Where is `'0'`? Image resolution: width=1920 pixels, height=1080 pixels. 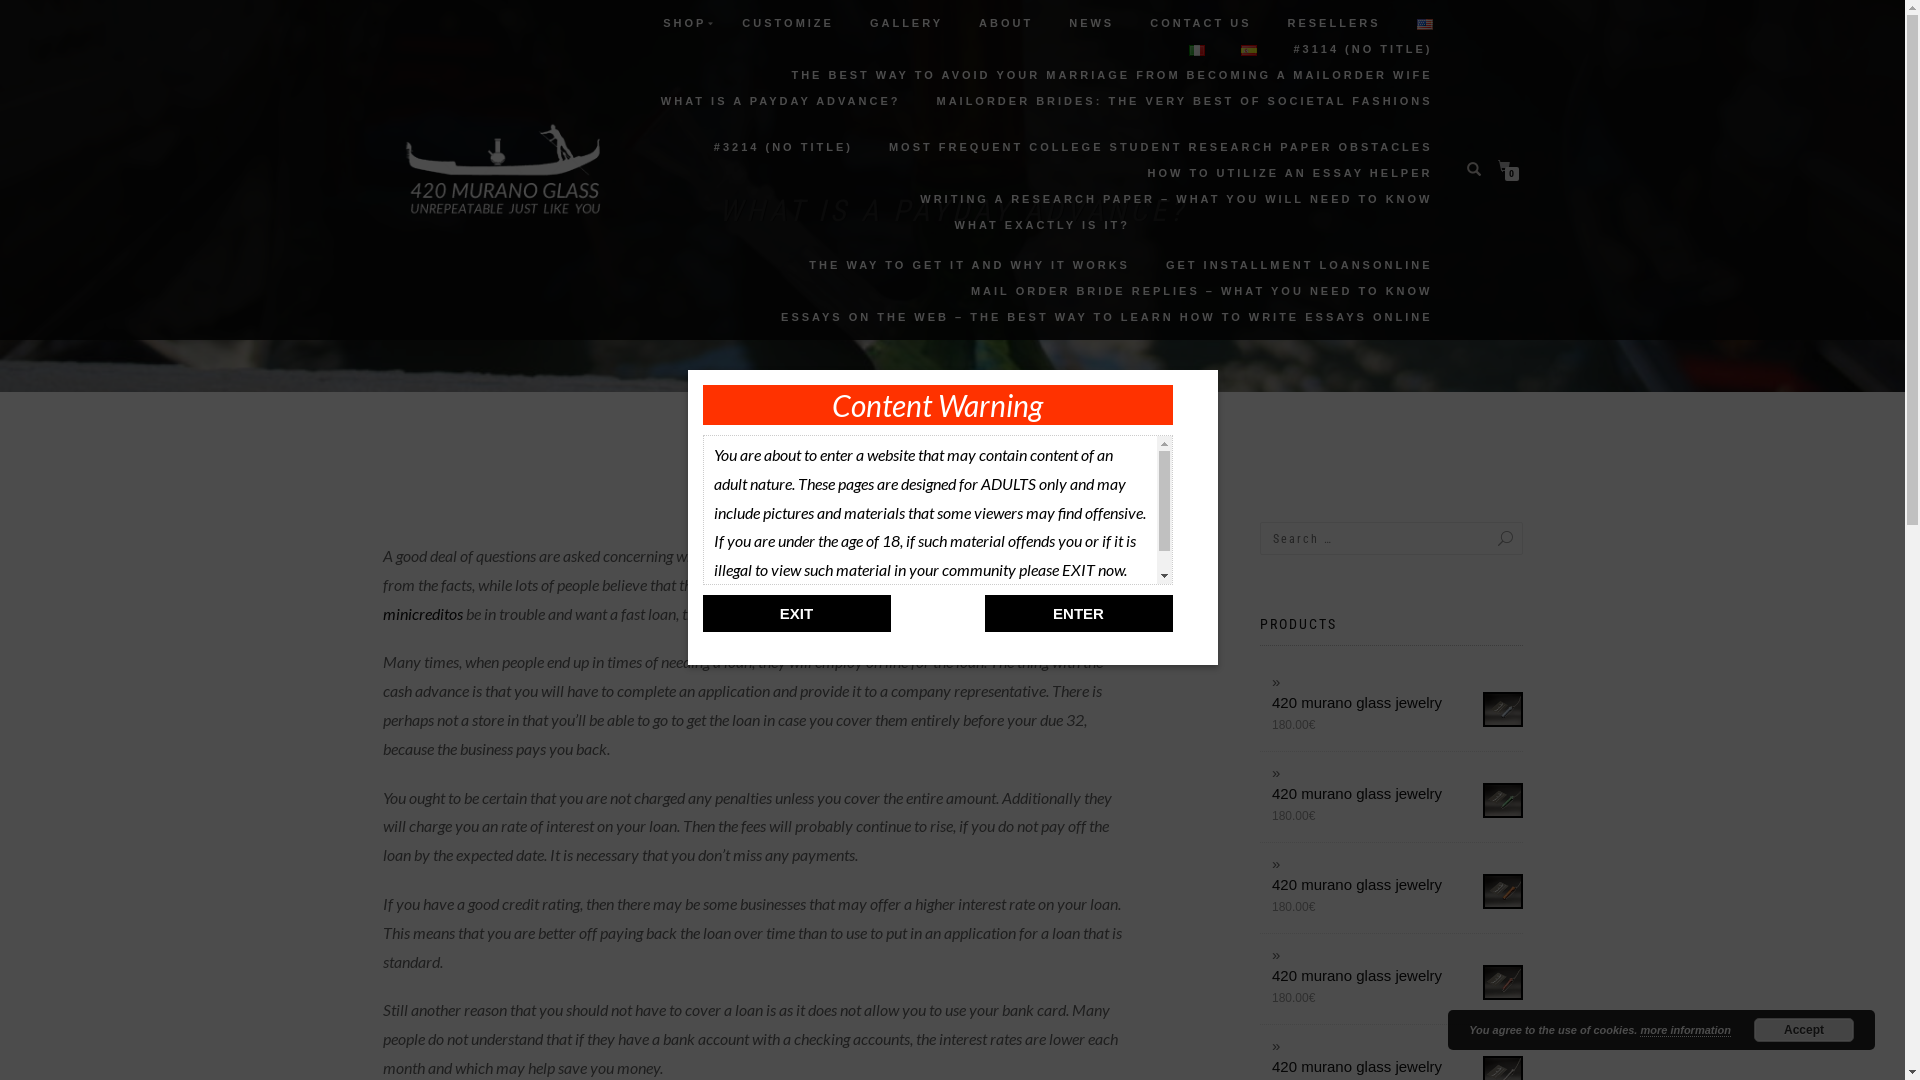 '0' is located at coordinates (1507, 165).